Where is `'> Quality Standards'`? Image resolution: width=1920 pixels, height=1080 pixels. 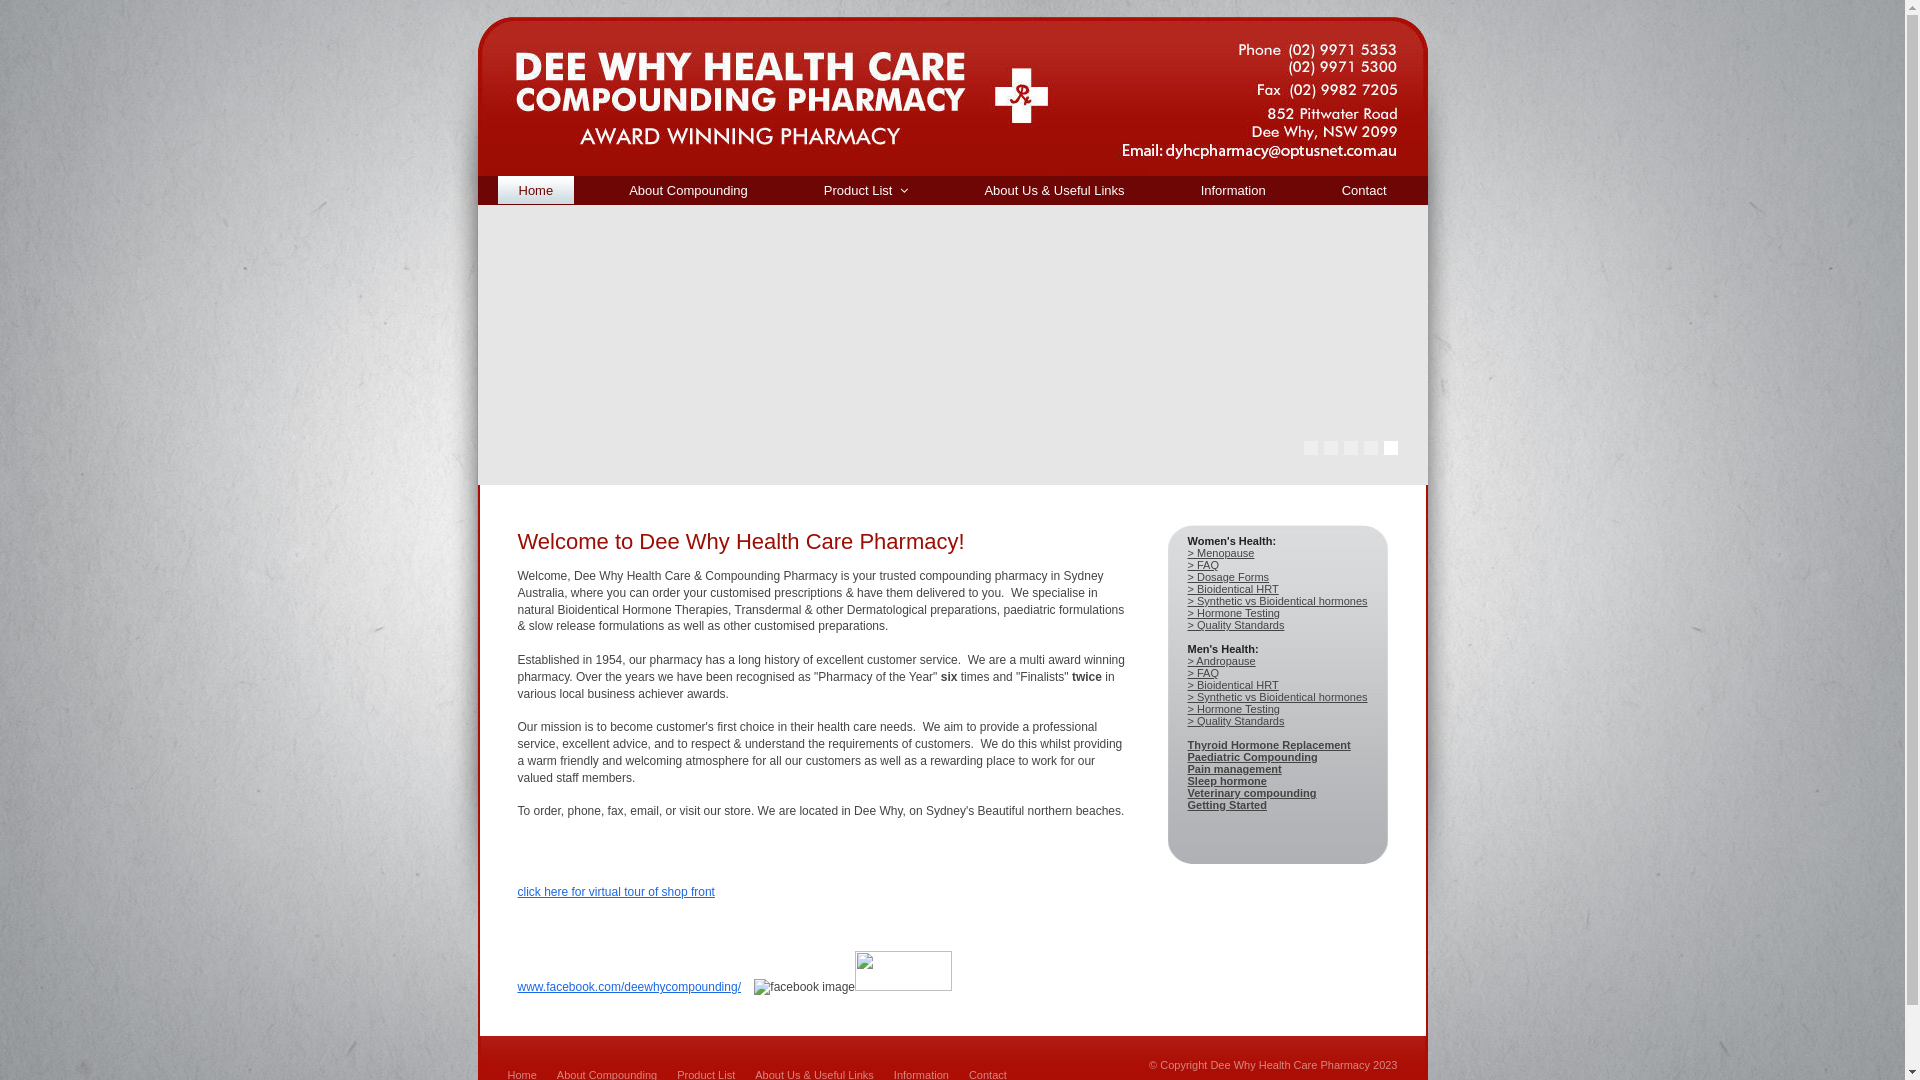 '> Quality Standards' is located at coordinates (1235, 623).